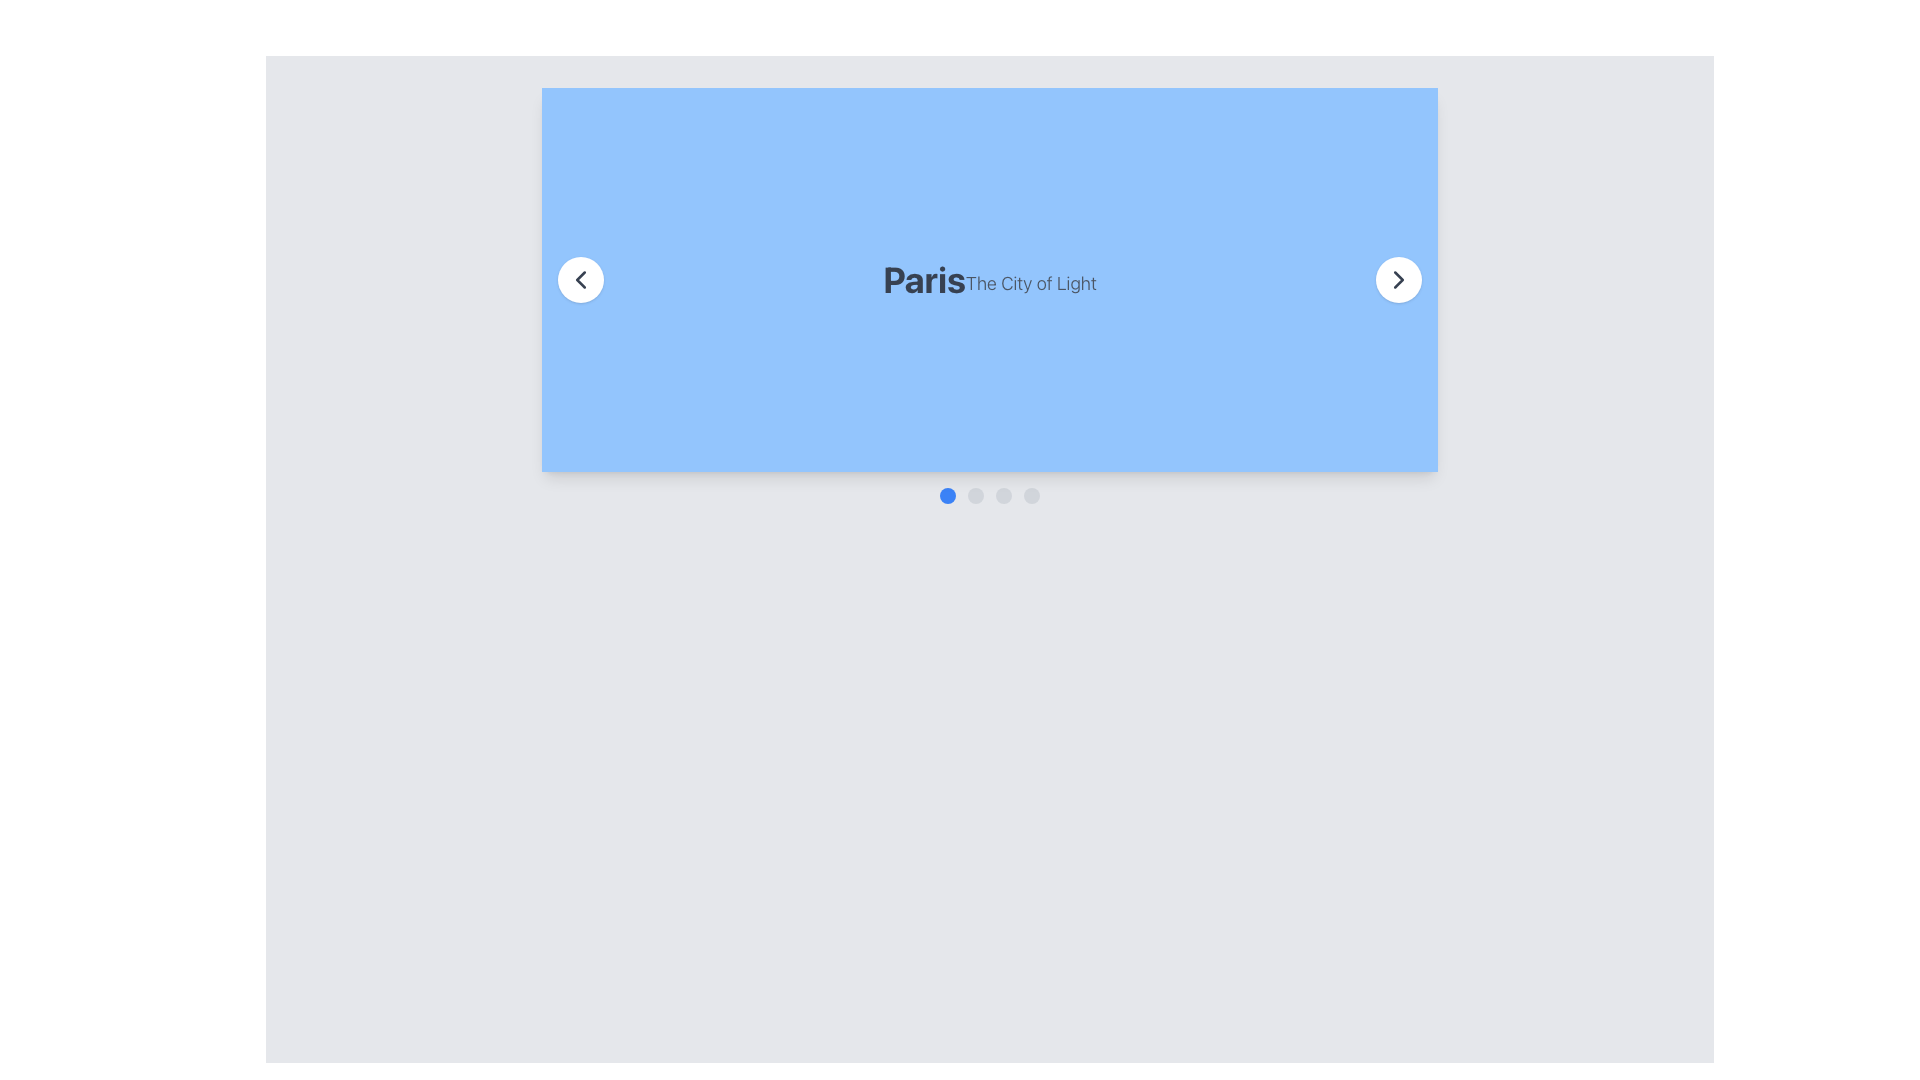  What do you see at coordinates (579, 280) in the screenshot?
I see `the circular button with a white background and a left-pointing chevron icon, located to the left of the central blue content area labeled 'Paris'` at bounding box center [579, 280].